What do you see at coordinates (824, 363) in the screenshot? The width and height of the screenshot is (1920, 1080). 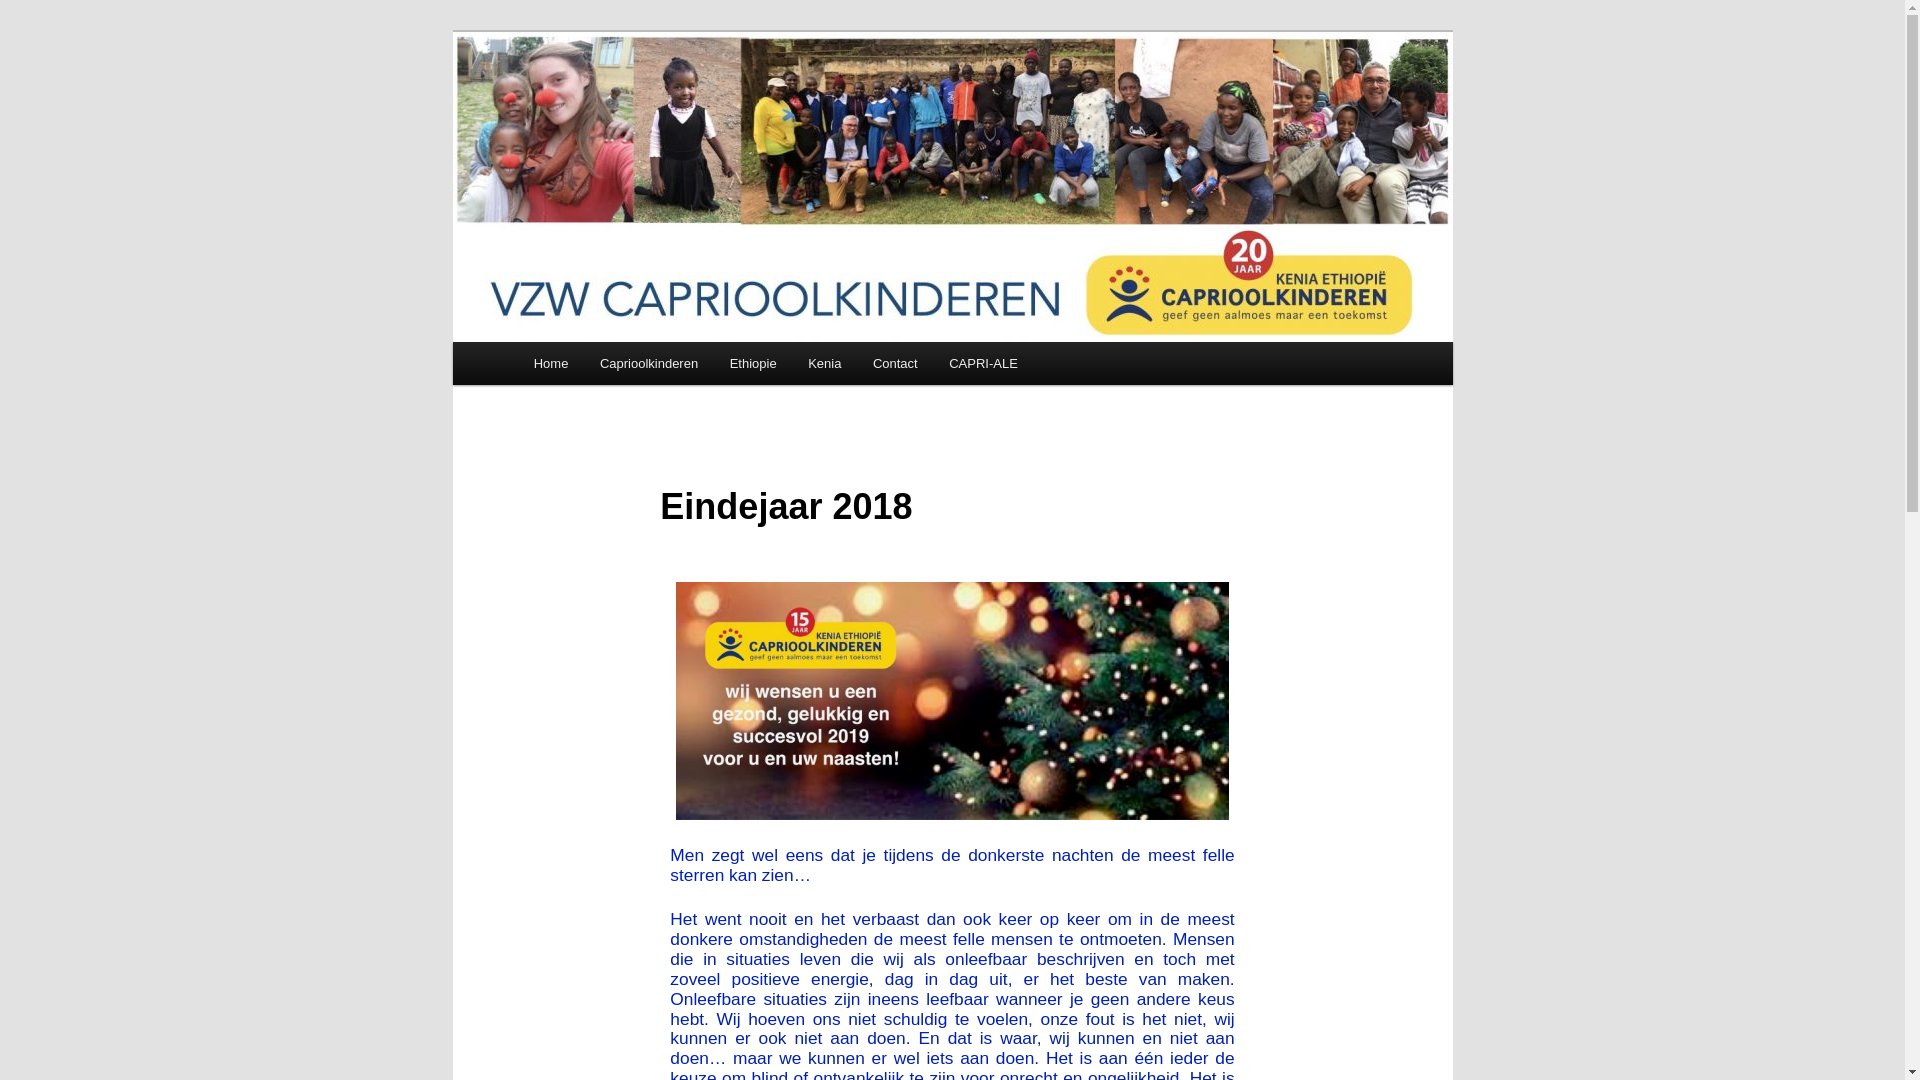 I see `'Kenia'` at bounding box center [824, 363].